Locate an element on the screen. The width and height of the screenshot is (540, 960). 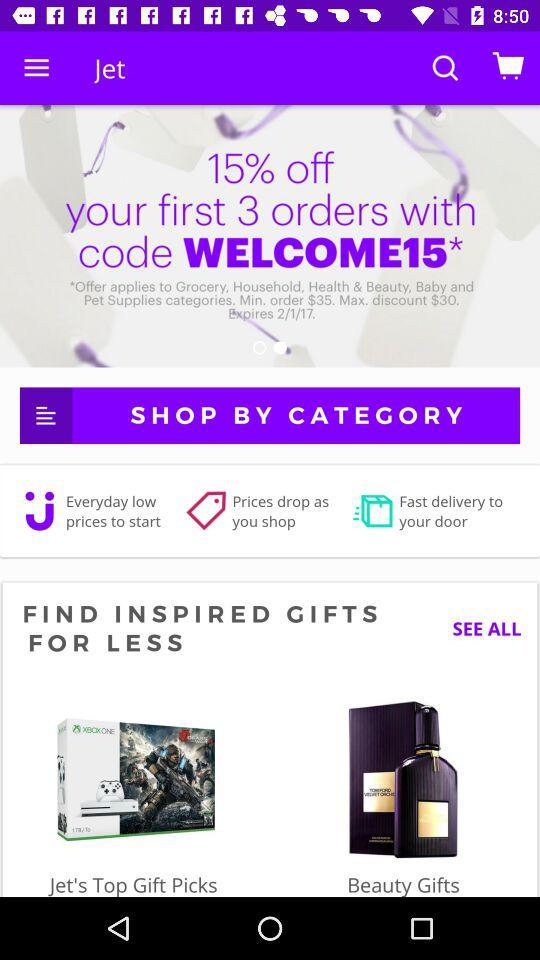
the see all icon is located at coordinates (478, 627).